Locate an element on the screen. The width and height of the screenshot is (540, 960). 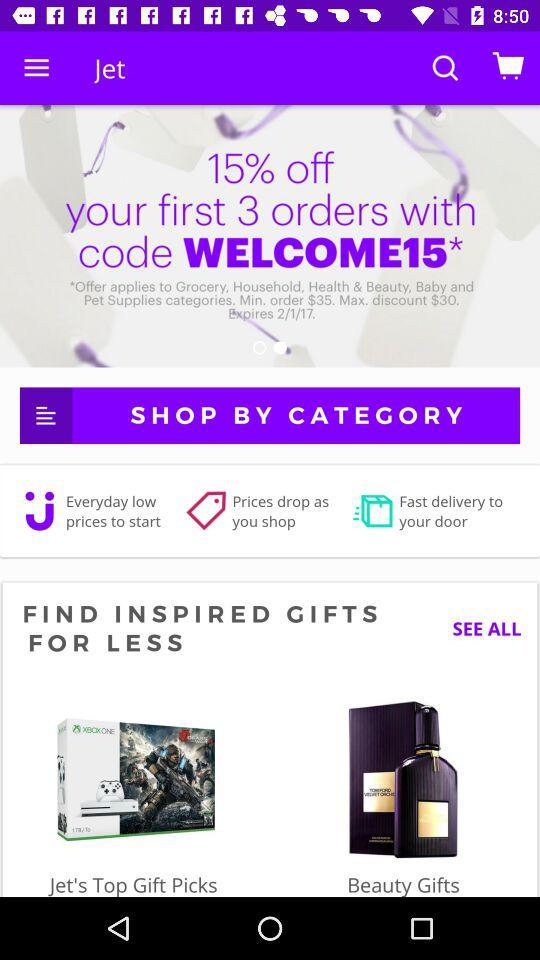
the see all icon is located at coordinates (478, 627).